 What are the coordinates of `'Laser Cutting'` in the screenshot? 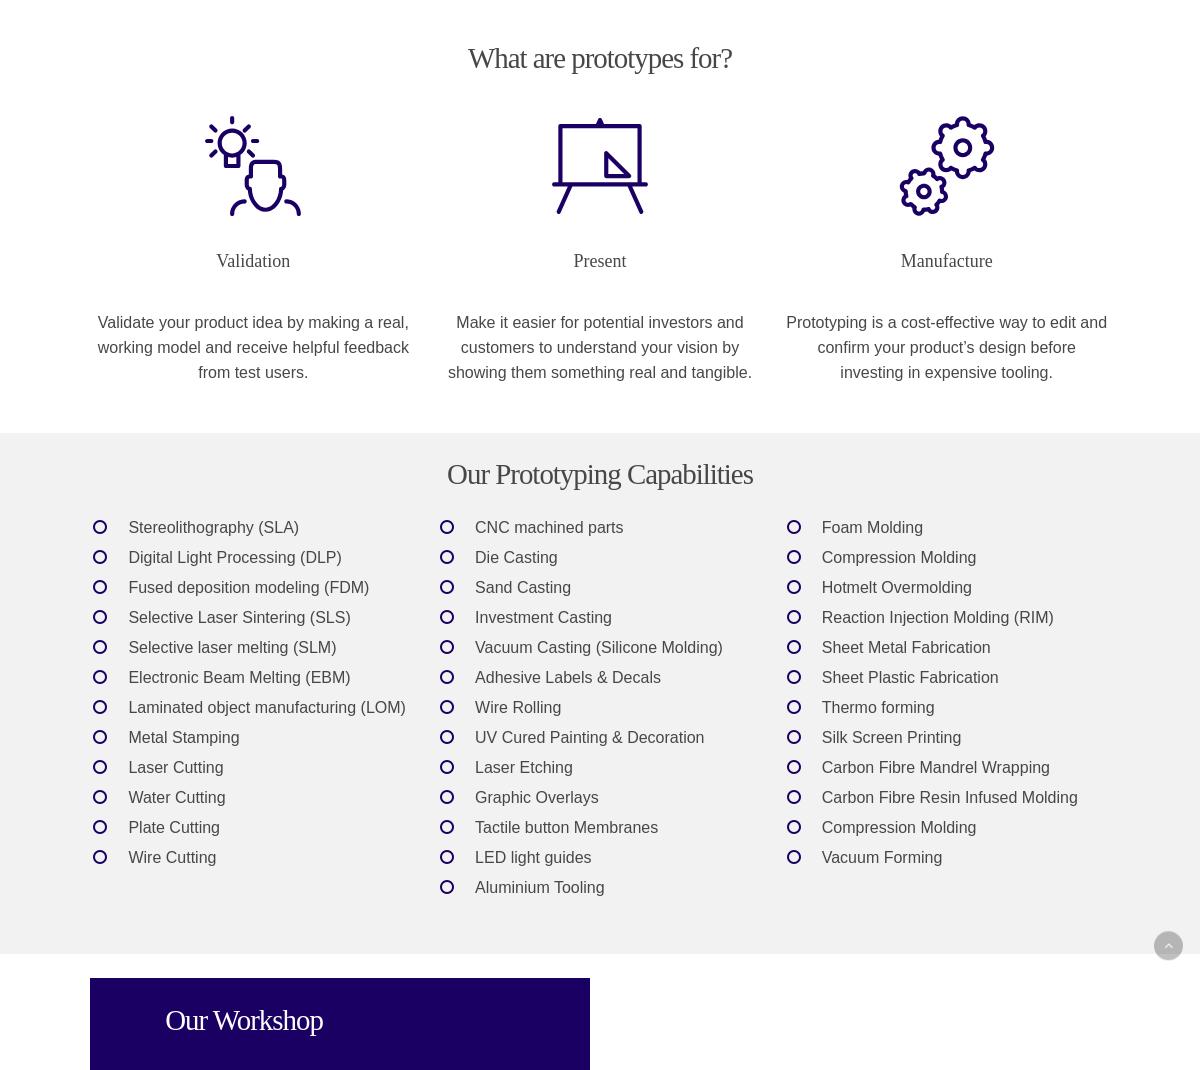 It's located at (174, 765).